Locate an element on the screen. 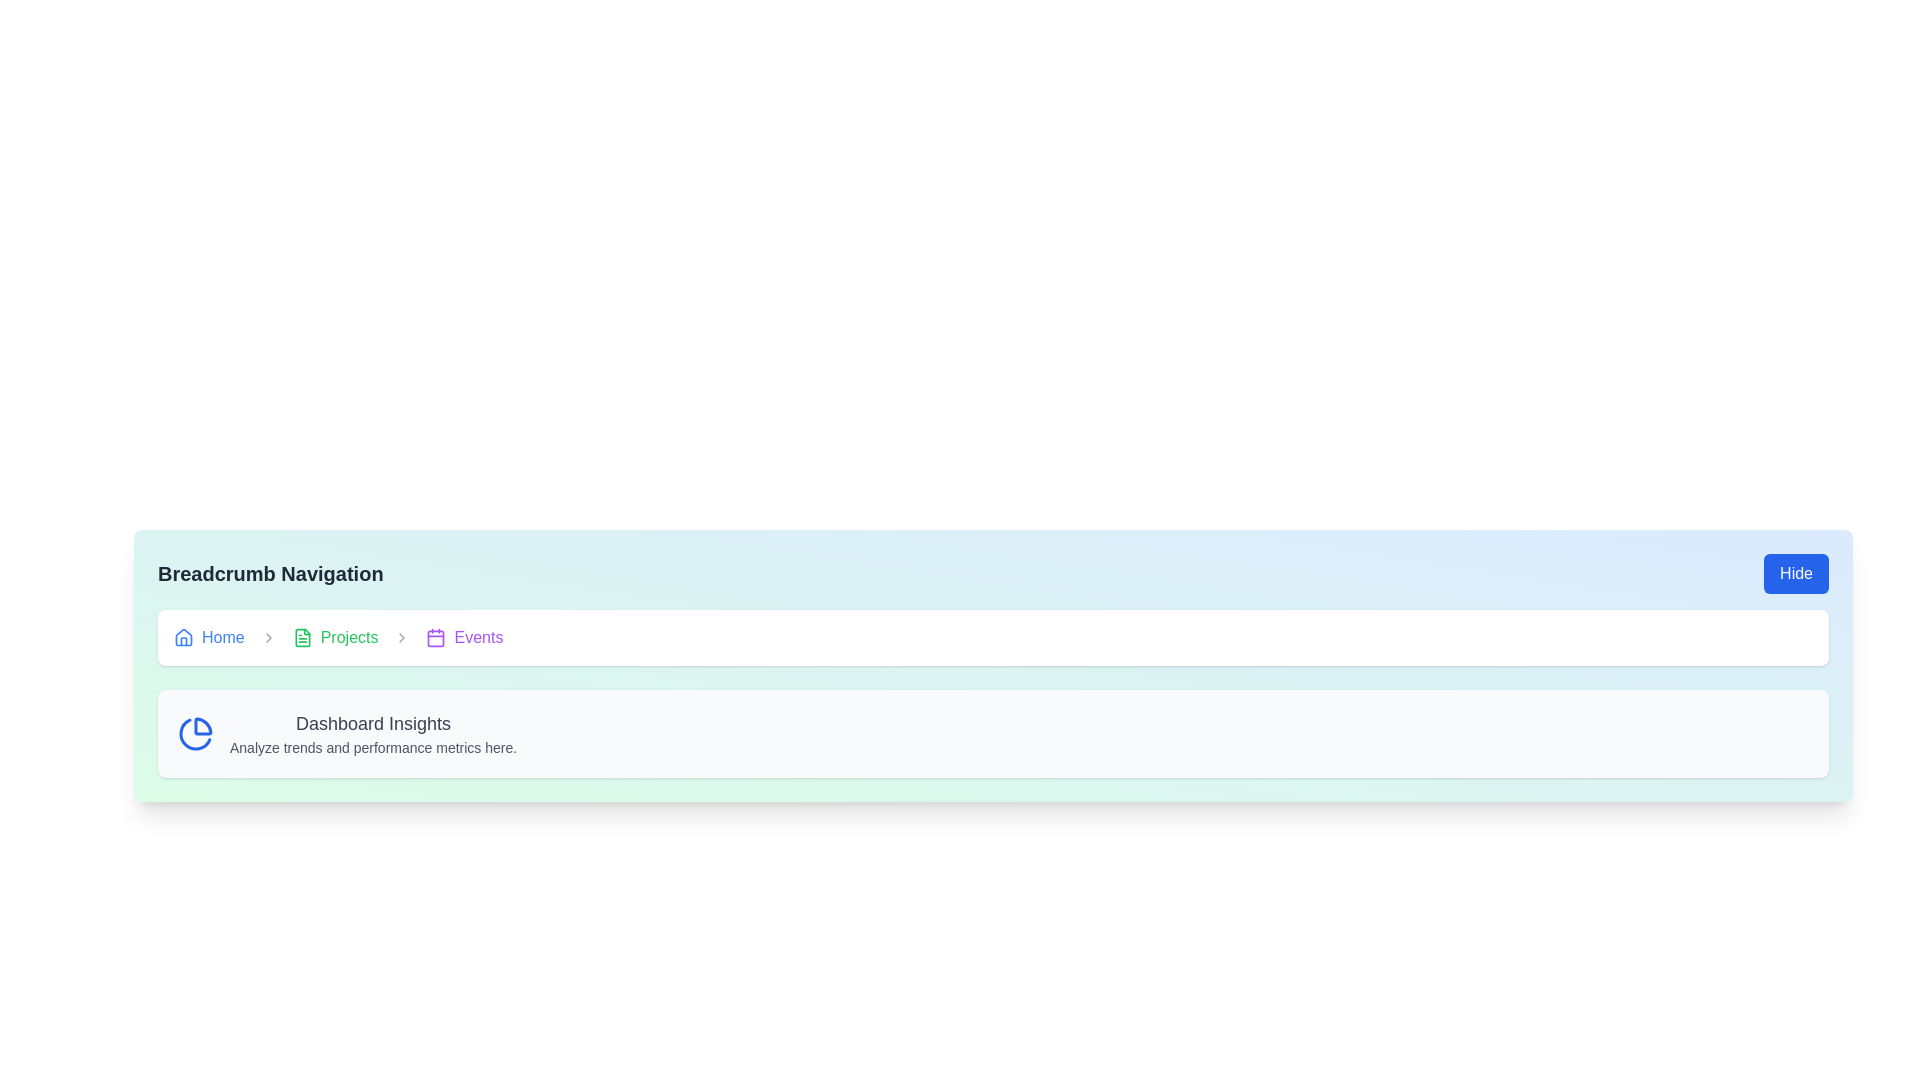 This screenshot has width=1920, height=1080. the breadcrumb link labeled 'Projects' is located at coordinates (349, 637).